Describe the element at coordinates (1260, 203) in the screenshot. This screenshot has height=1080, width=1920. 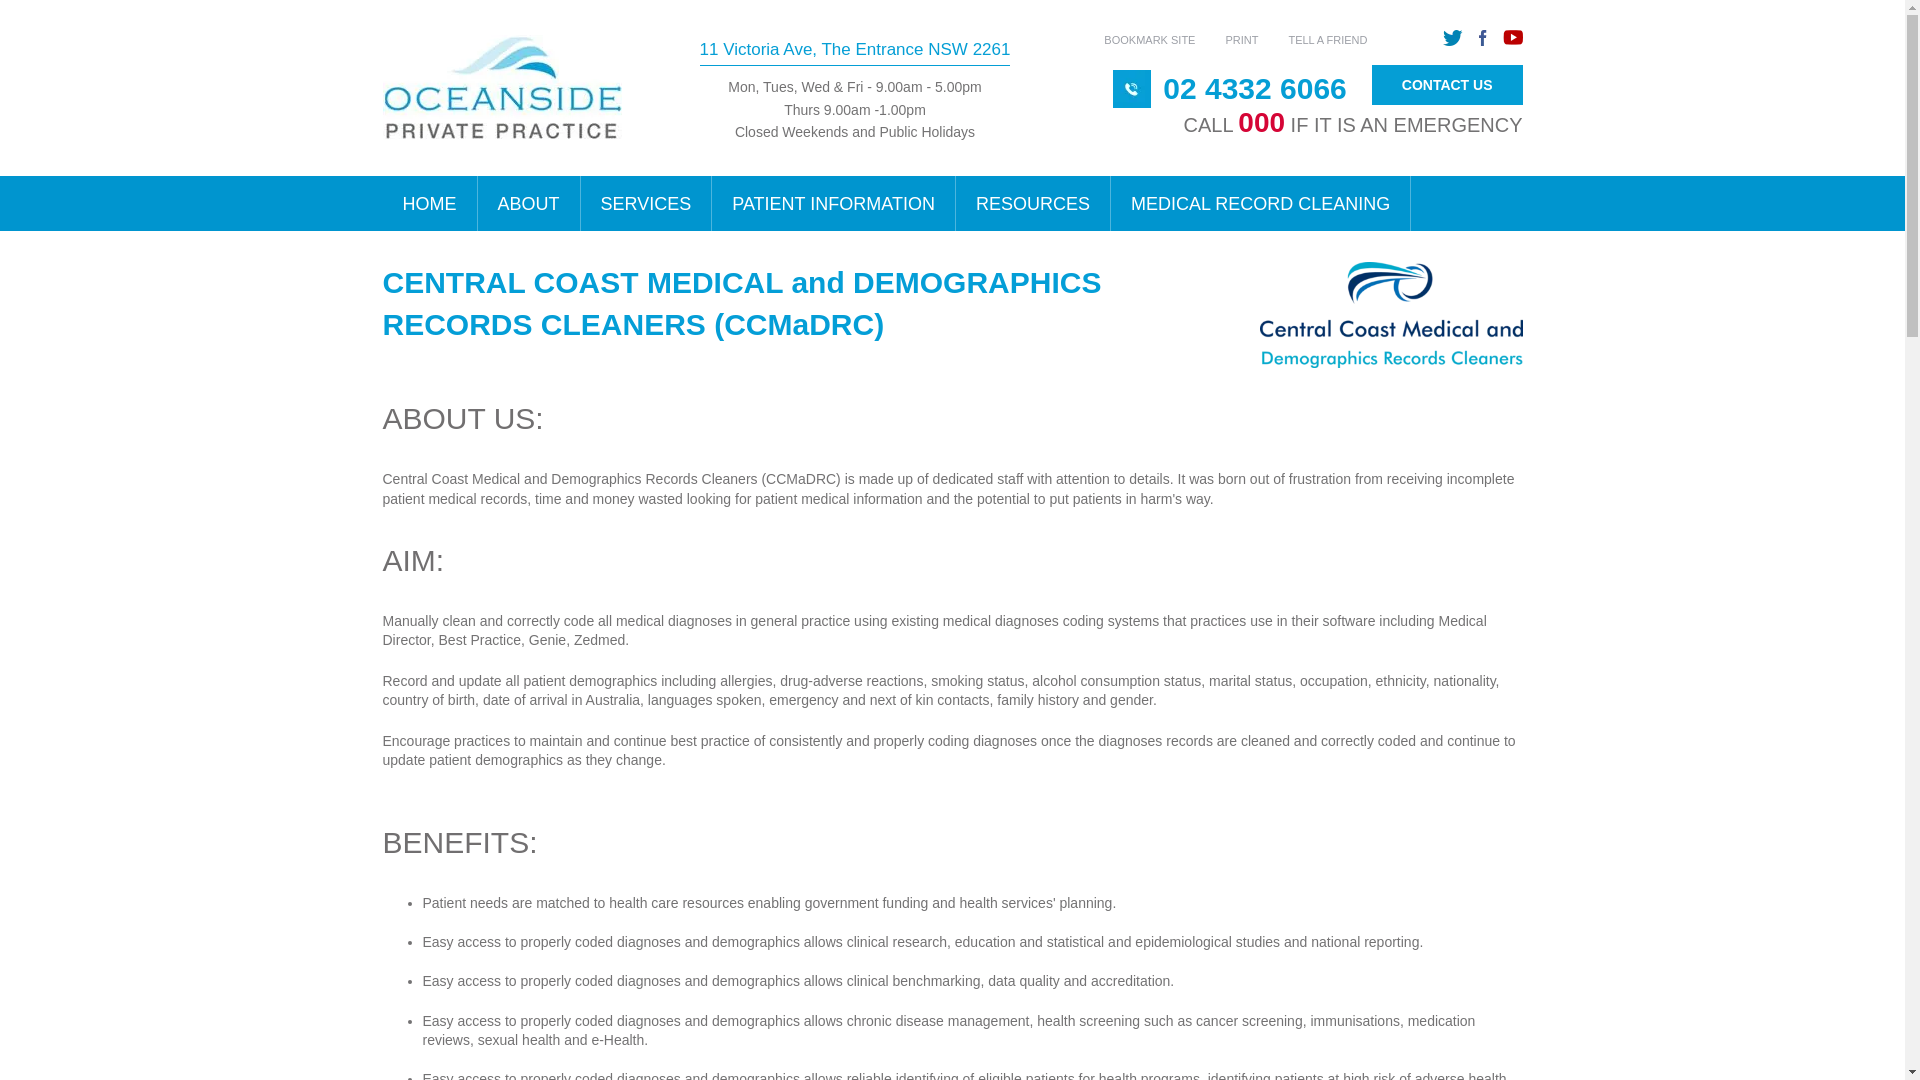
I see `'MEDICAL RECORD CLEANING'` at that location.